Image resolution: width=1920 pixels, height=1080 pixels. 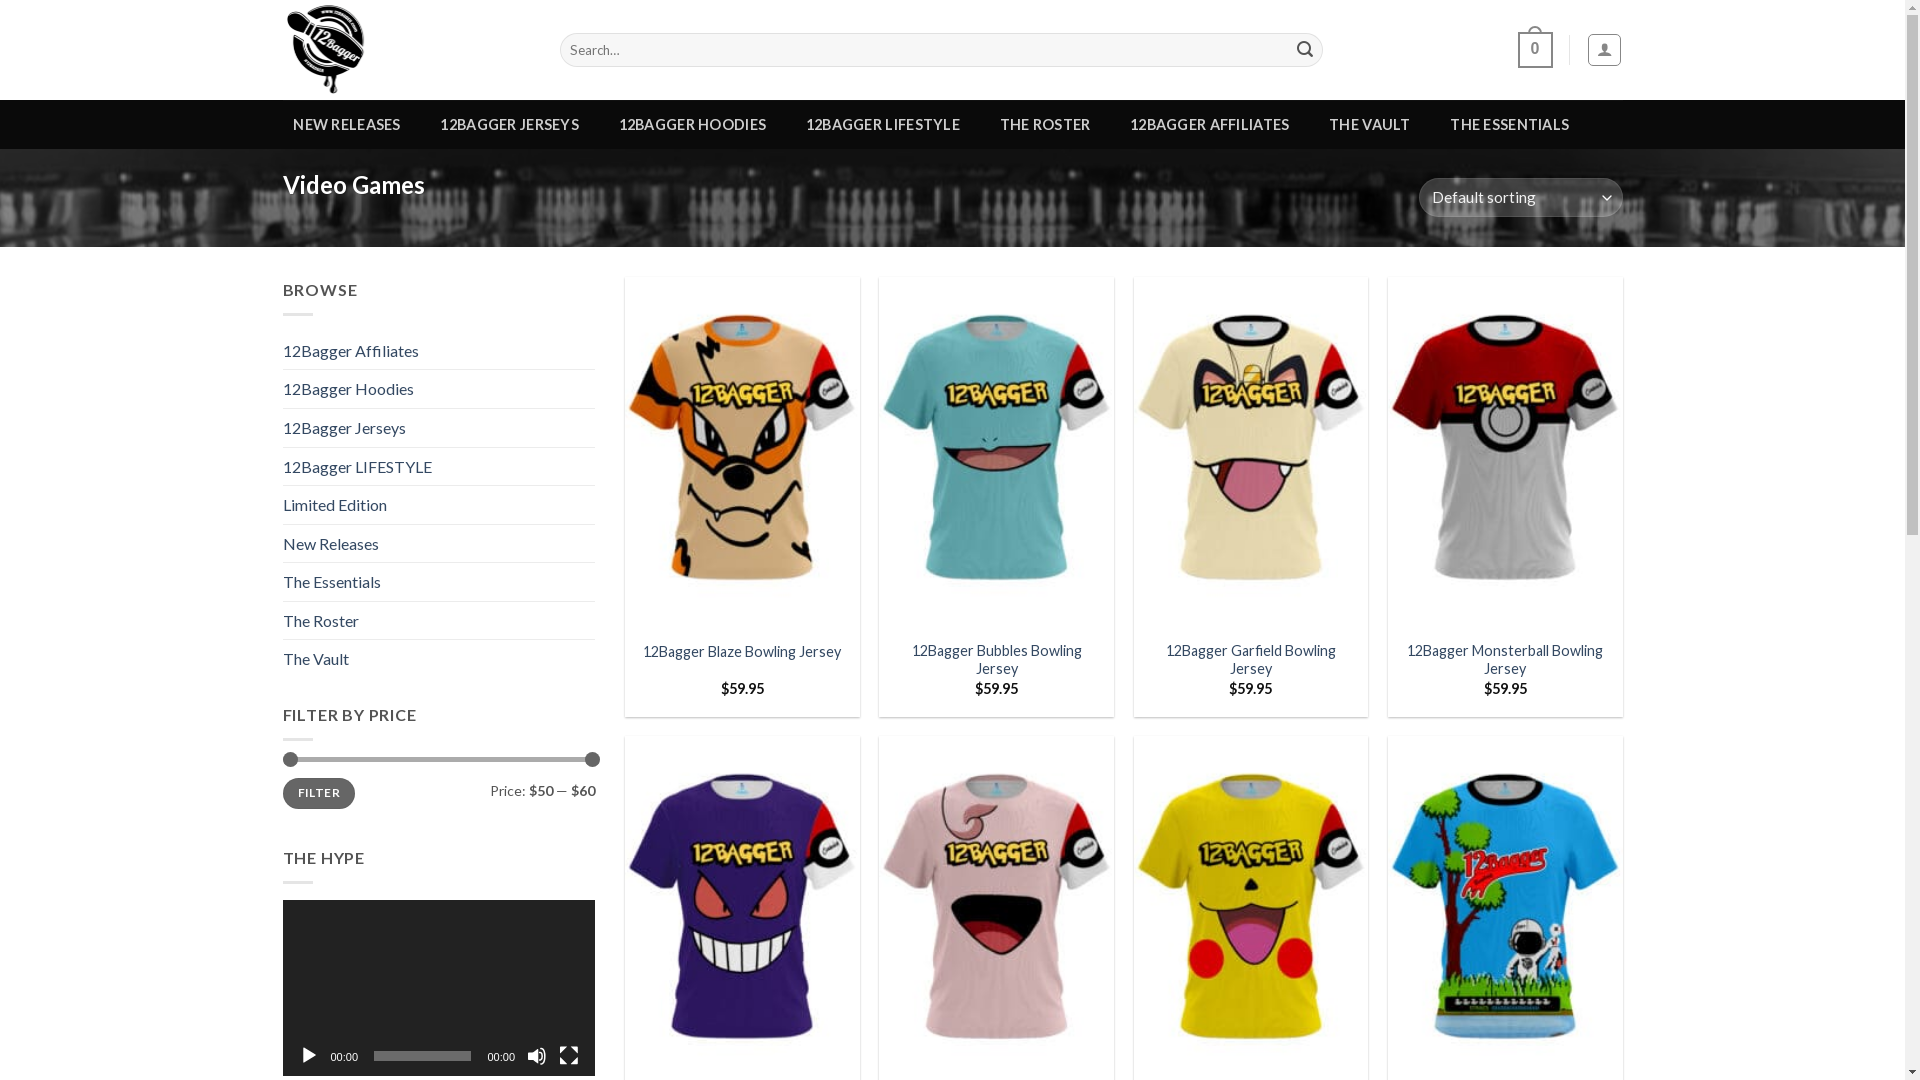 What do you see at coordinates (281, 582) in the screenshot?
I see `'The Essentials'` at bounding box center [281, 582].